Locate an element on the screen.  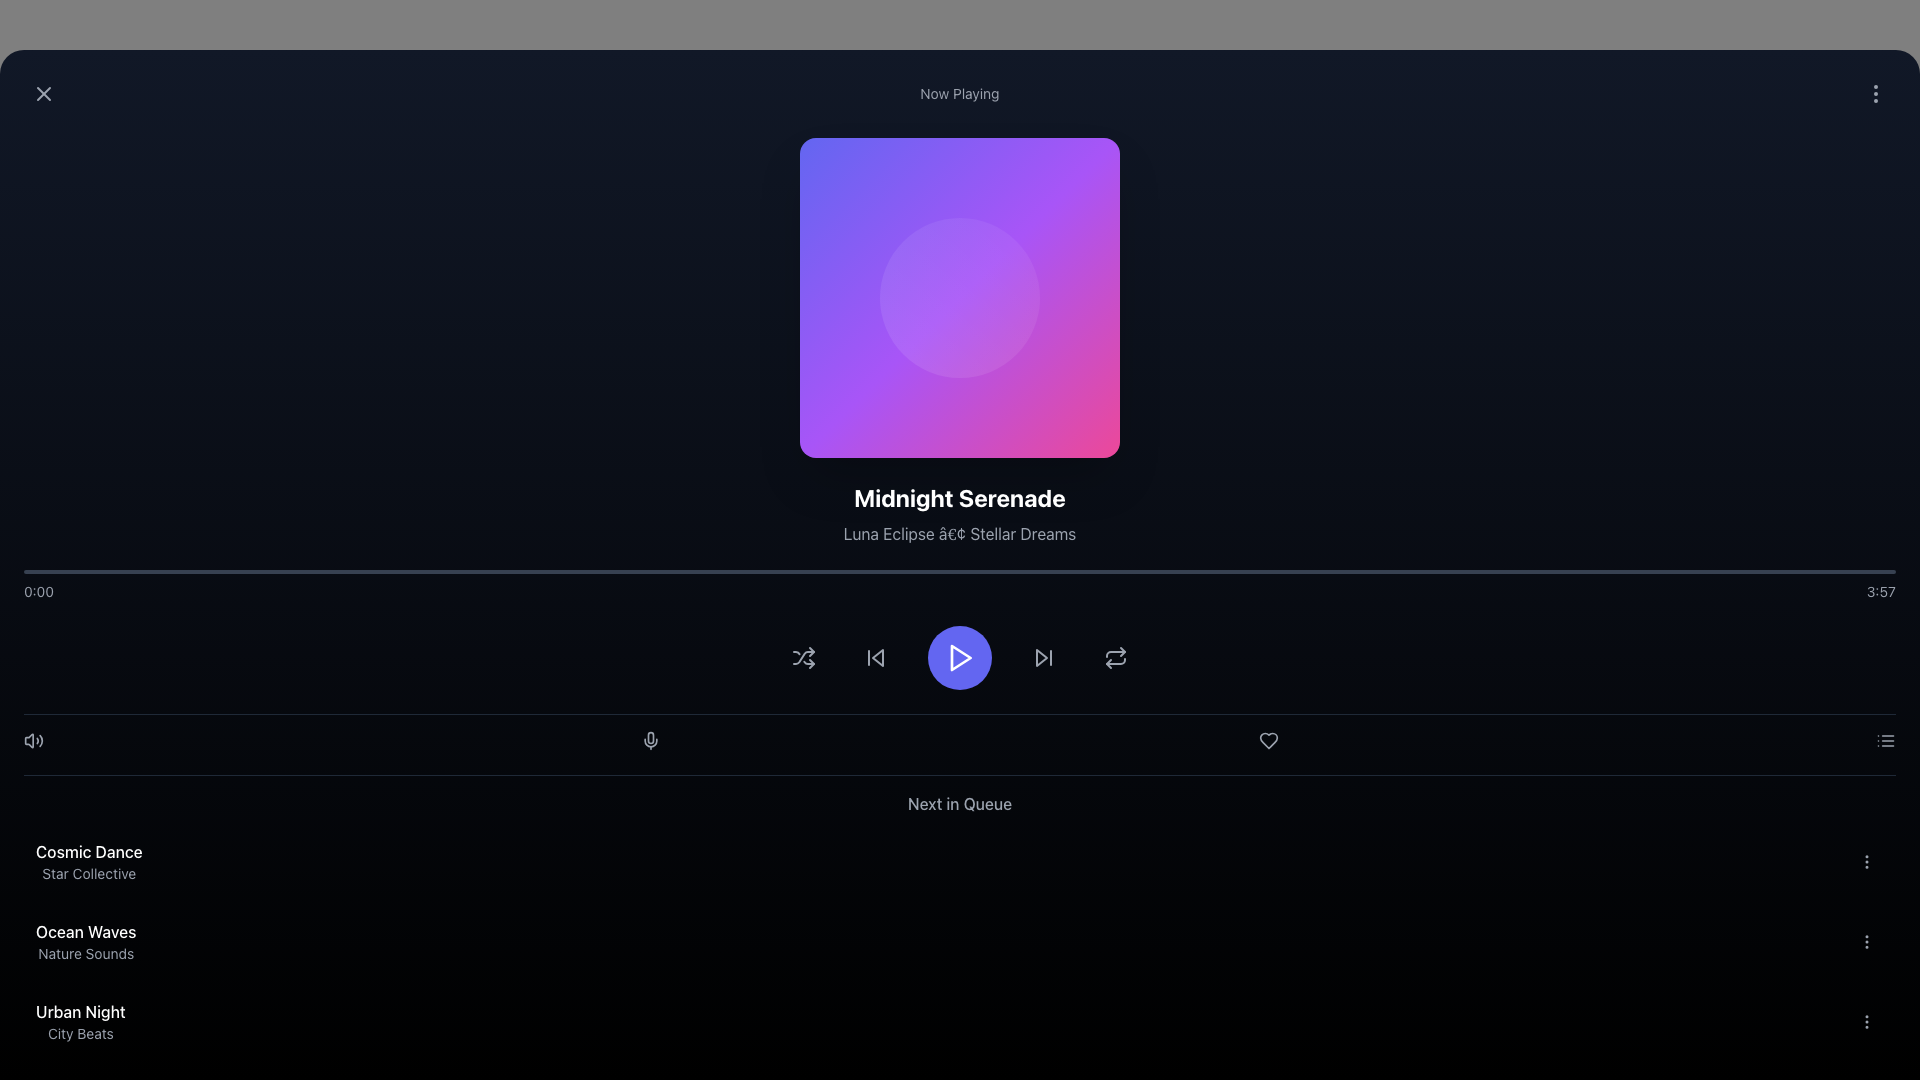
the bottom-right component of the repeat or loop button graphic in the media player is located at coordinates (1115, 661).